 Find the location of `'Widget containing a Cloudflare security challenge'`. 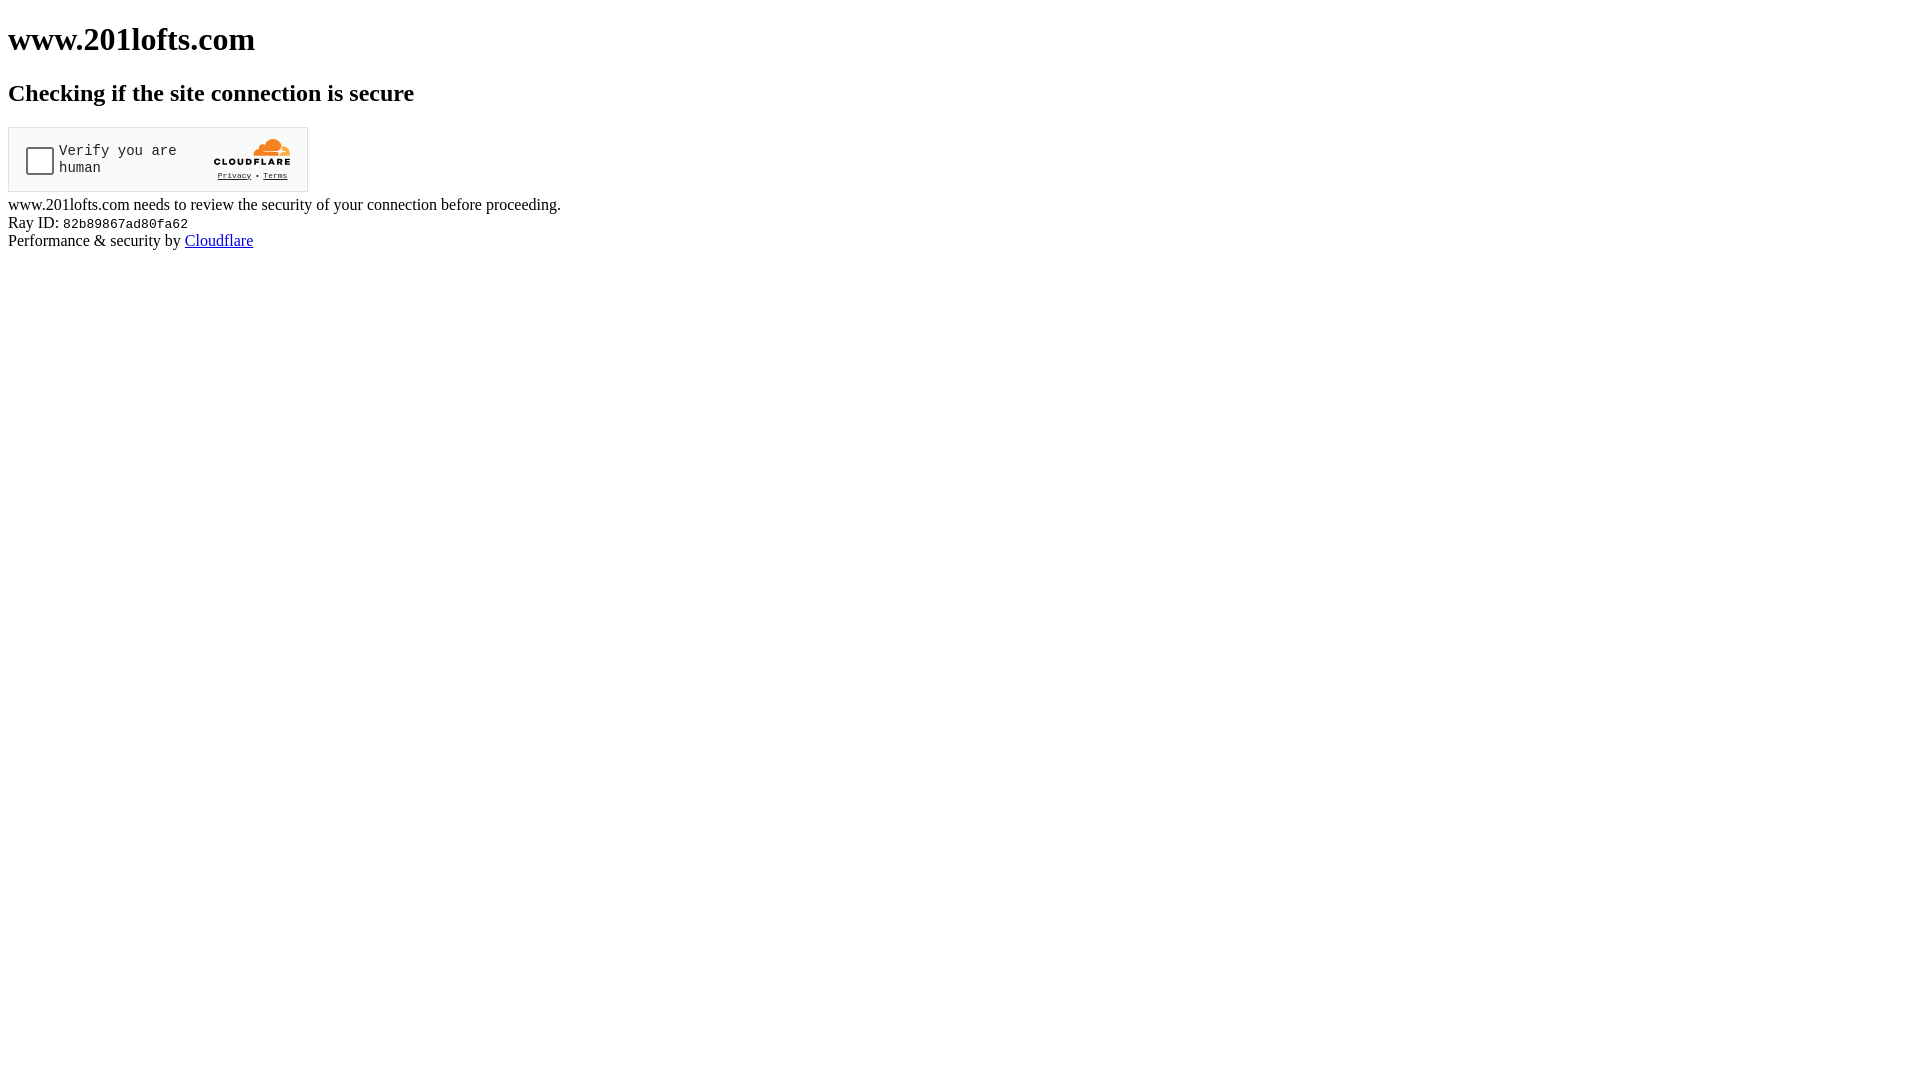

'Widget containing a Cloudflare security challenge' is located at coordinates (157, 158).